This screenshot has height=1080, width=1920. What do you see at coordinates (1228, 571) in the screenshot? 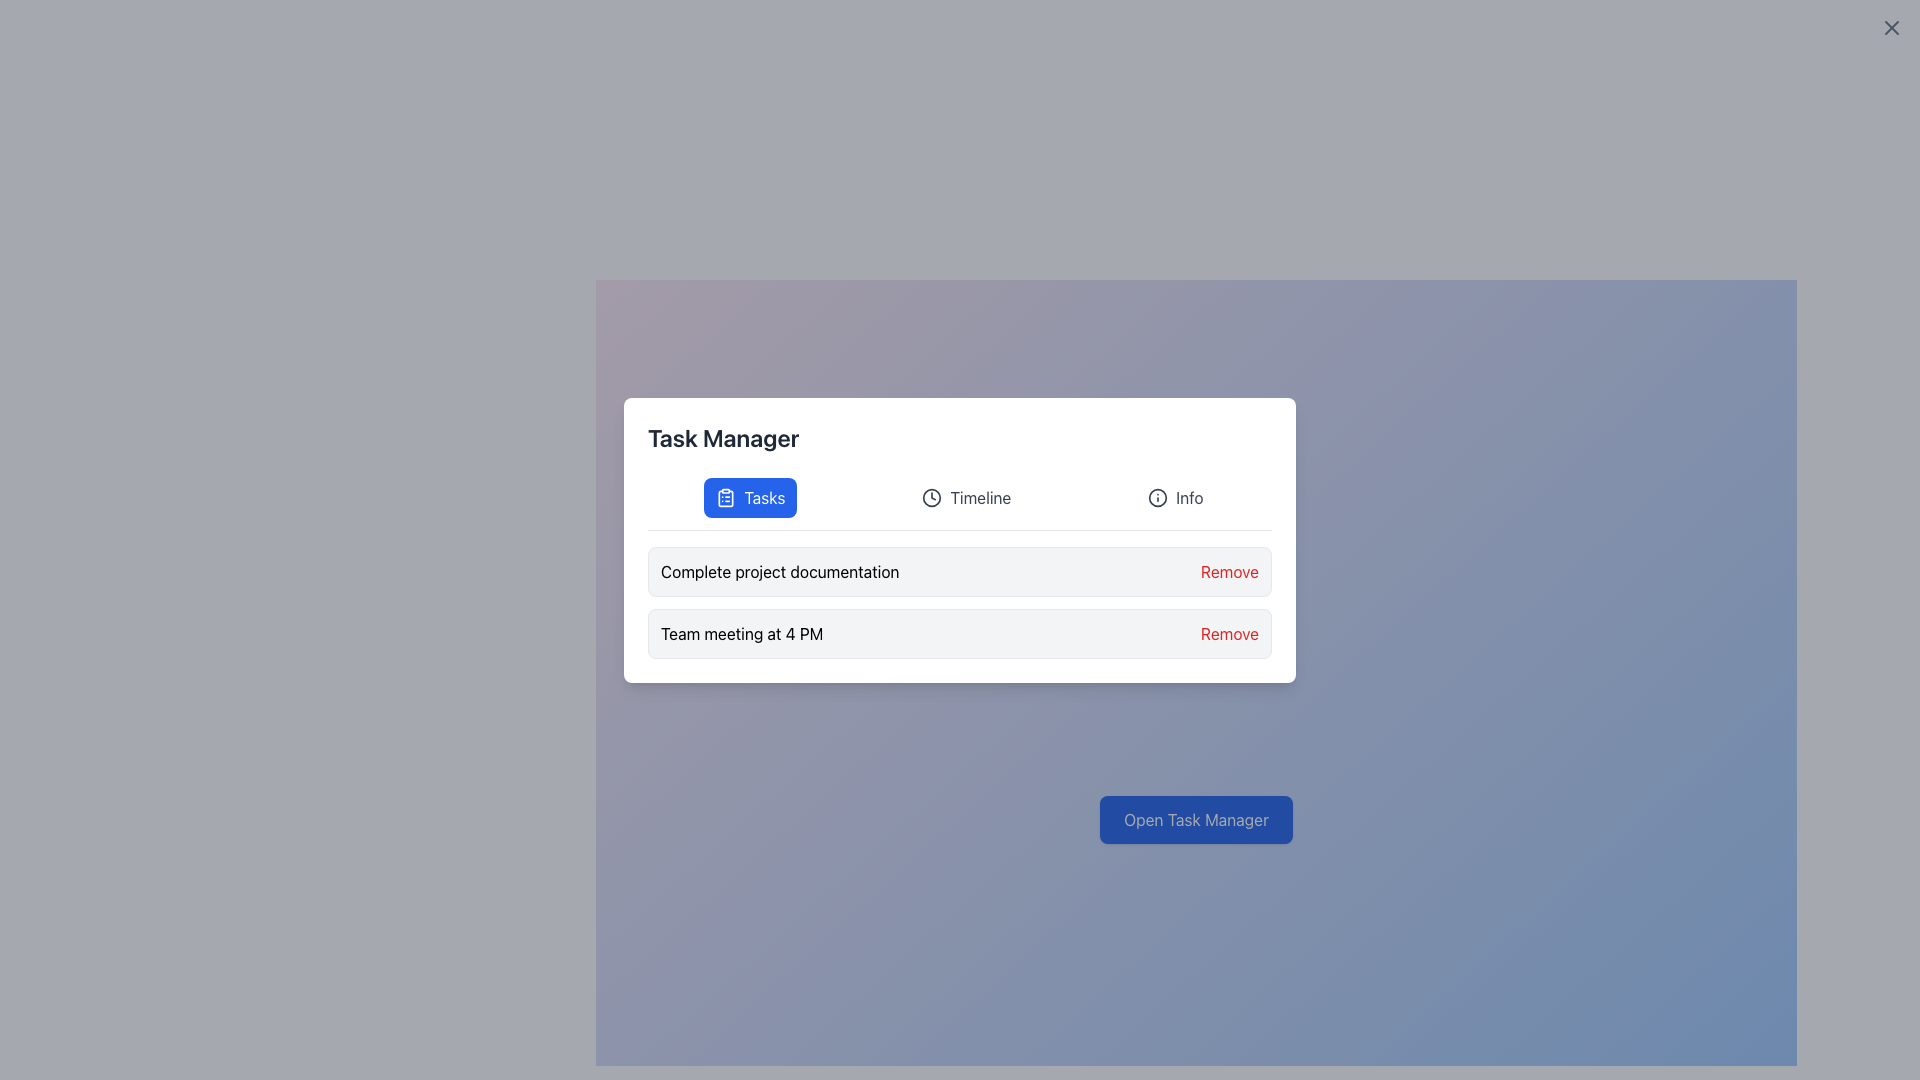
I see `the button that removes the task titled 'Complete project documentation' to underline the text` at bounding box center [1228, 571].